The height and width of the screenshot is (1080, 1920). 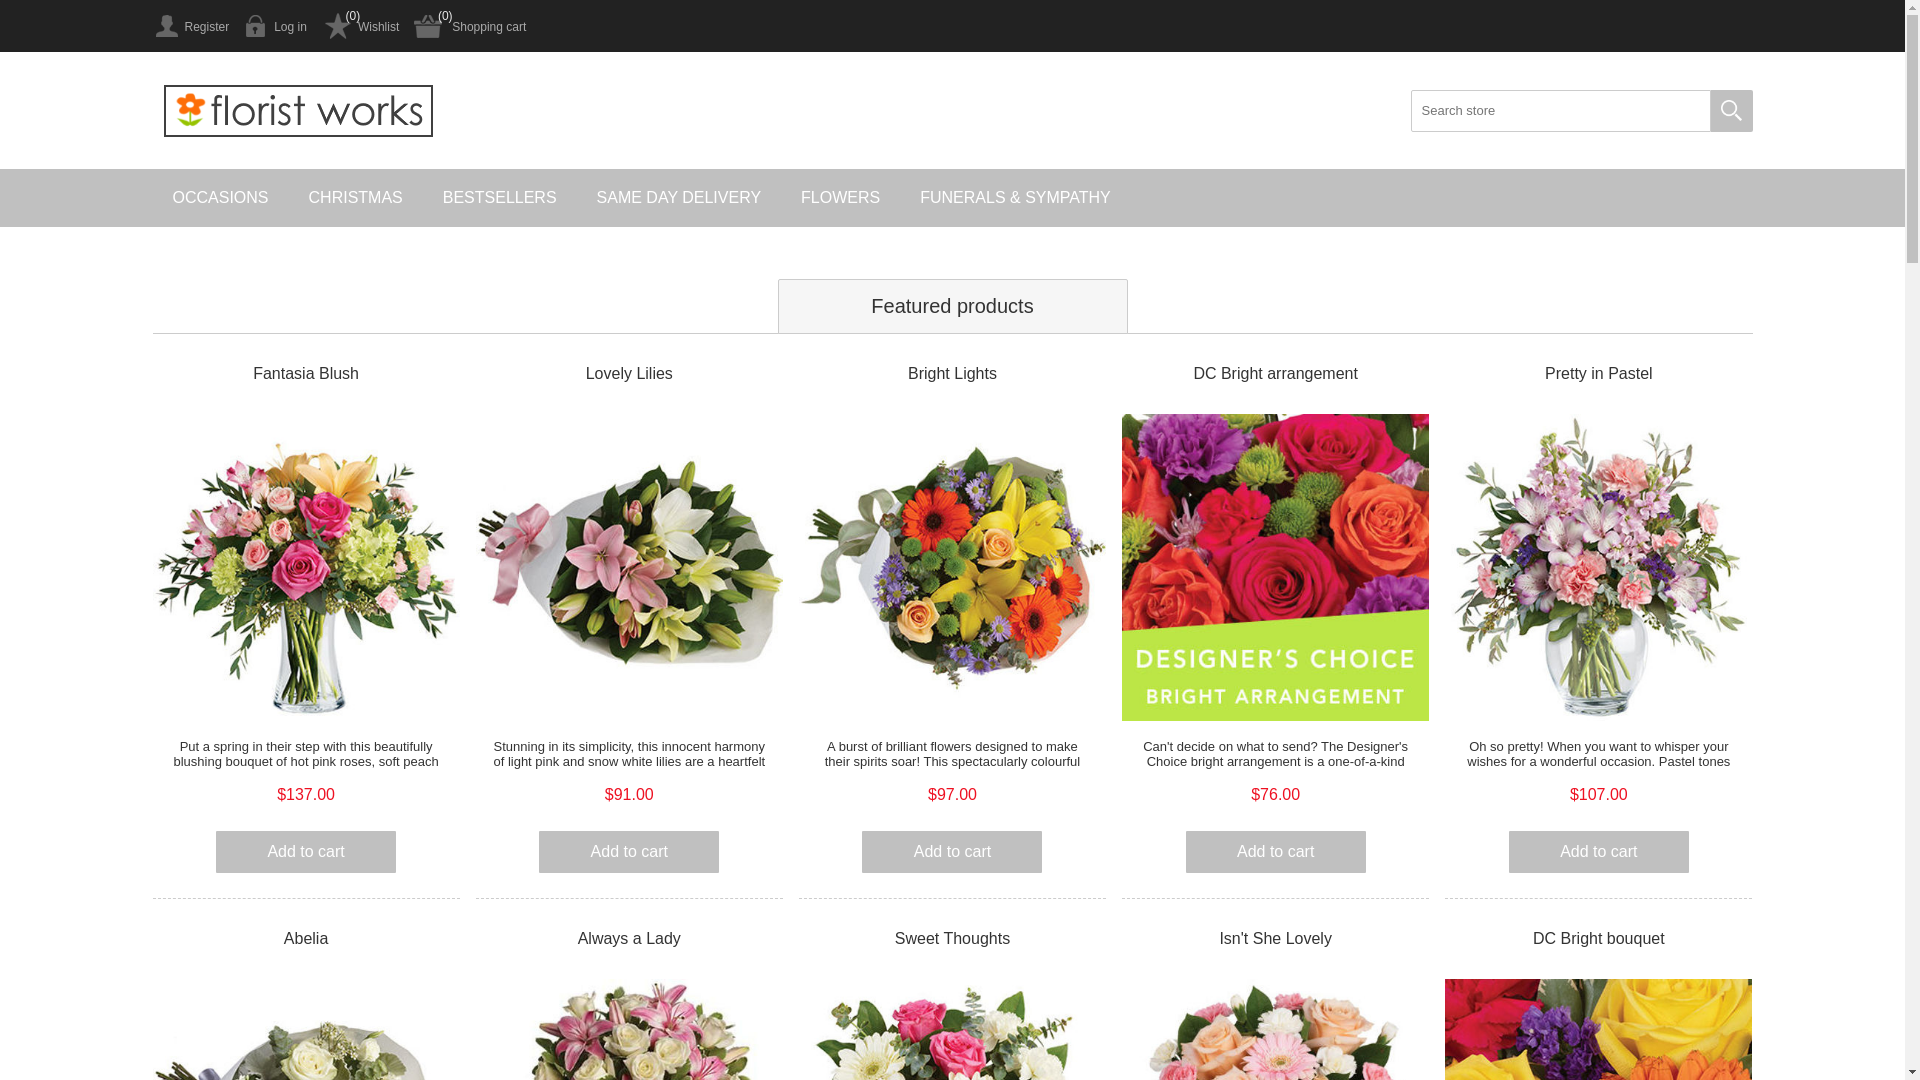 I want to click on 'CHRISTMAS', so click(x=287, y=197).